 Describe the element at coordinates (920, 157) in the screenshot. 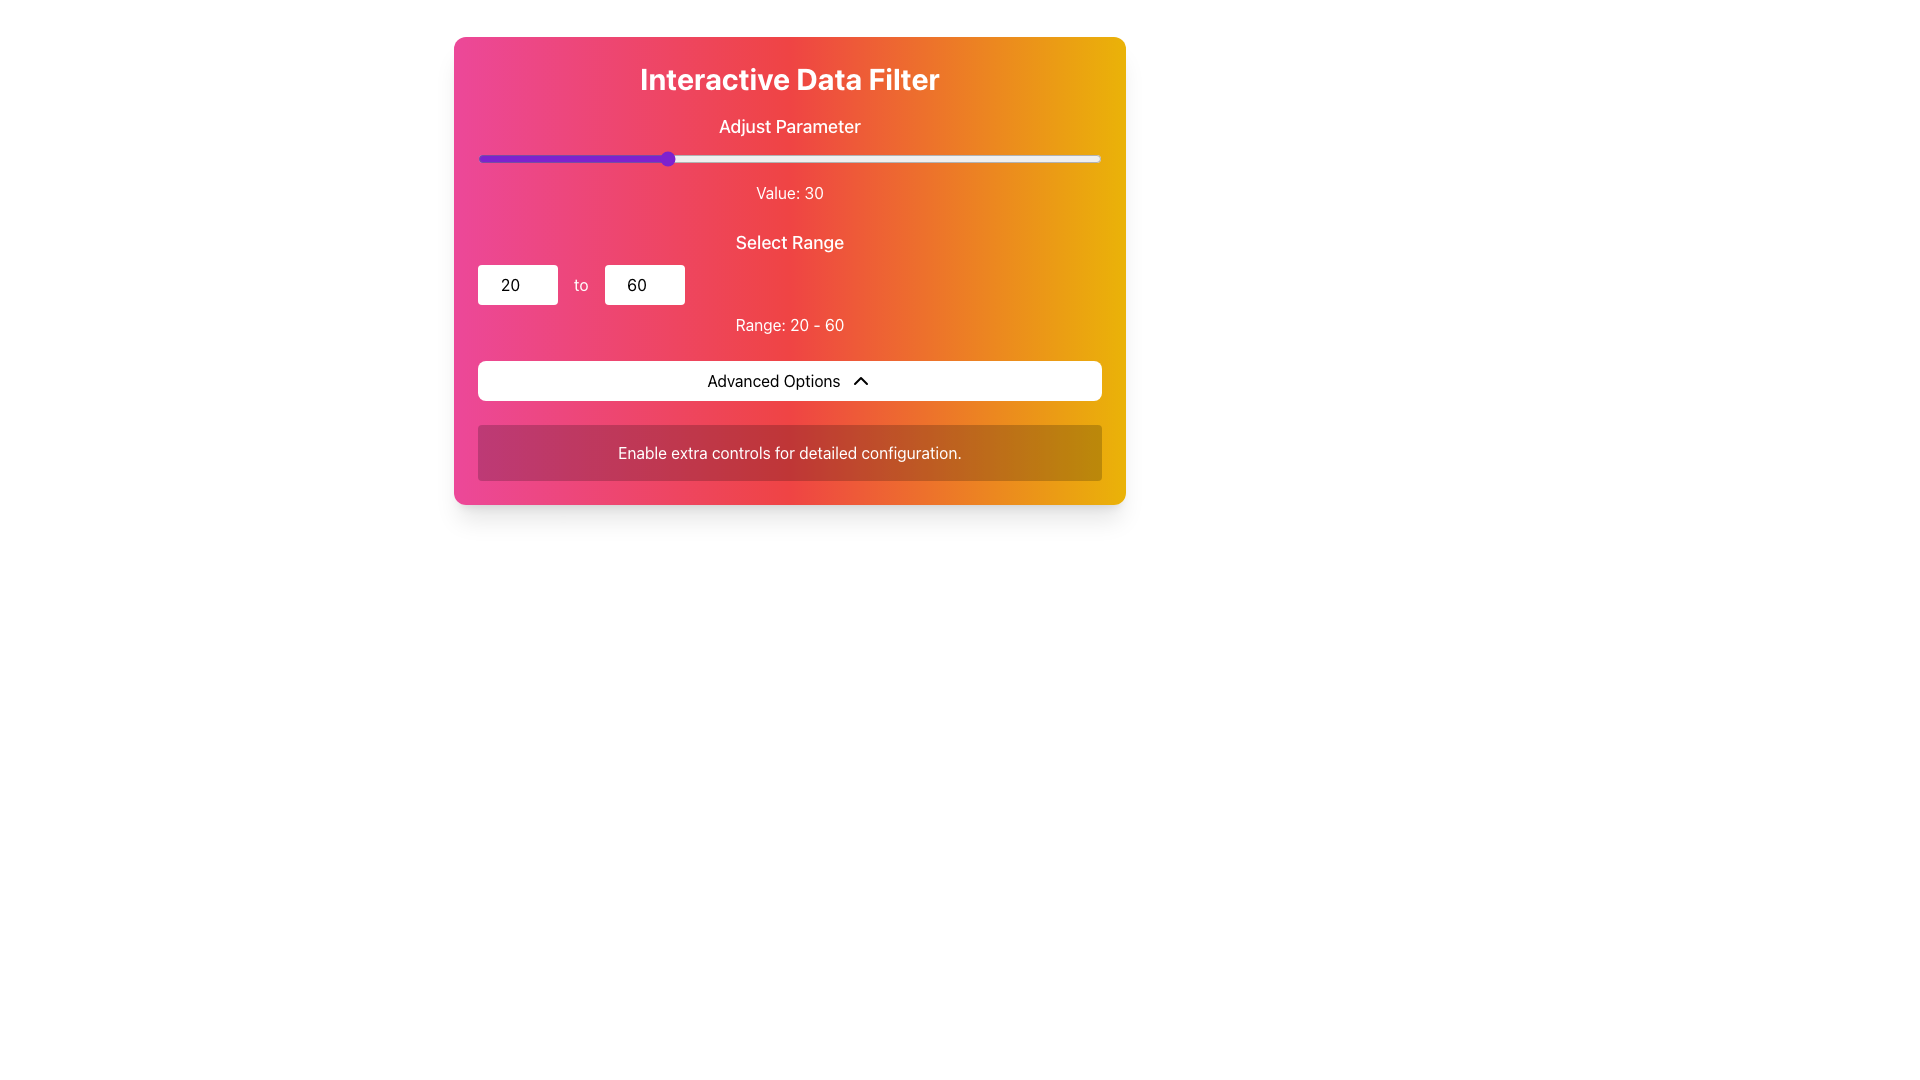

I see `the parameter` at that location.